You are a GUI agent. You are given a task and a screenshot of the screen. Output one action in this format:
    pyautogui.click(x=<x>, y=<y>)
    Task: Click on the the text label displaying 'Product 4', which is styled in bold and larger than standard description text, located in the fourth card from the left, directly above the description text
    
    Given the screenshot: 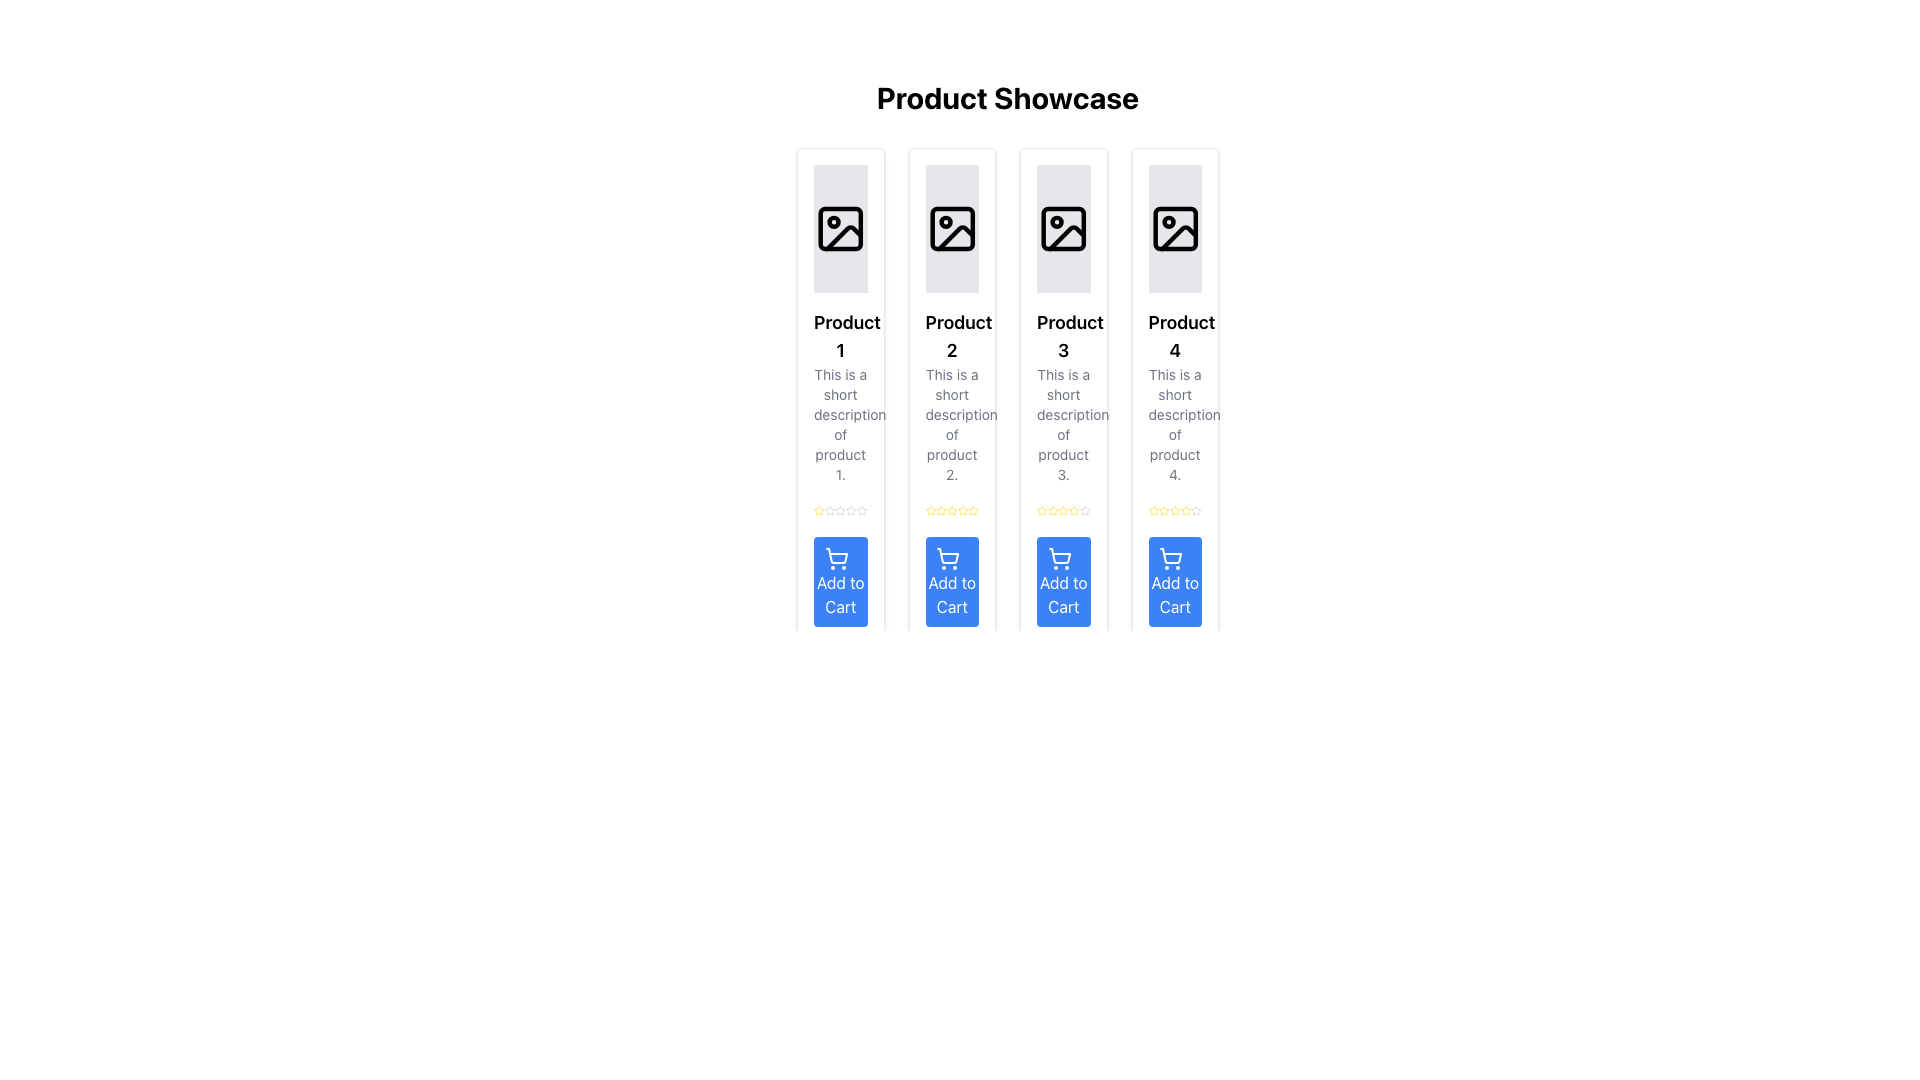 What is the action you would take?
    pyautogui.click(x=1175, y=335)
    